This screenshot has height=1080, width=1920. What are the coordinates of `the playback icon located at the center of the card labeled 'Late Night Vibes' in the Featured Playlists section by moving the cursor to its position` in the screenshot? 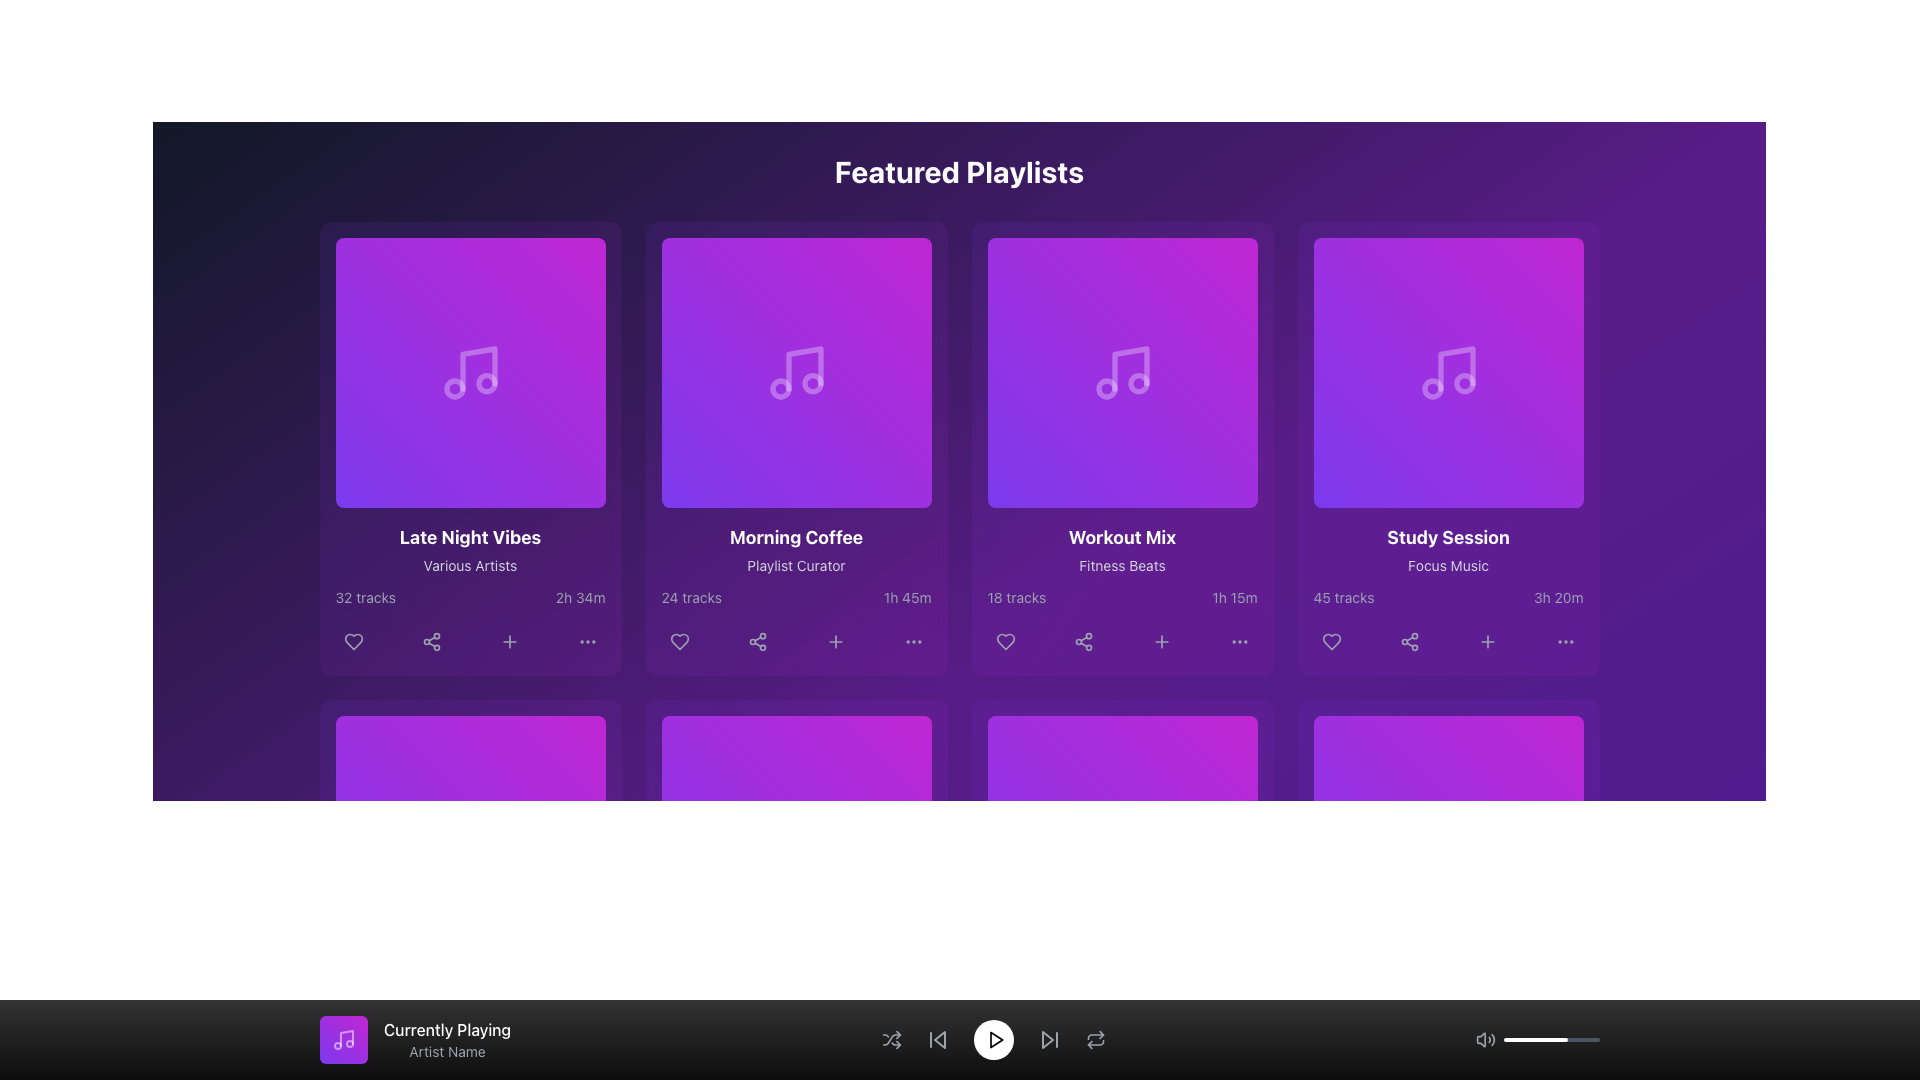 It's located at (471, 373).